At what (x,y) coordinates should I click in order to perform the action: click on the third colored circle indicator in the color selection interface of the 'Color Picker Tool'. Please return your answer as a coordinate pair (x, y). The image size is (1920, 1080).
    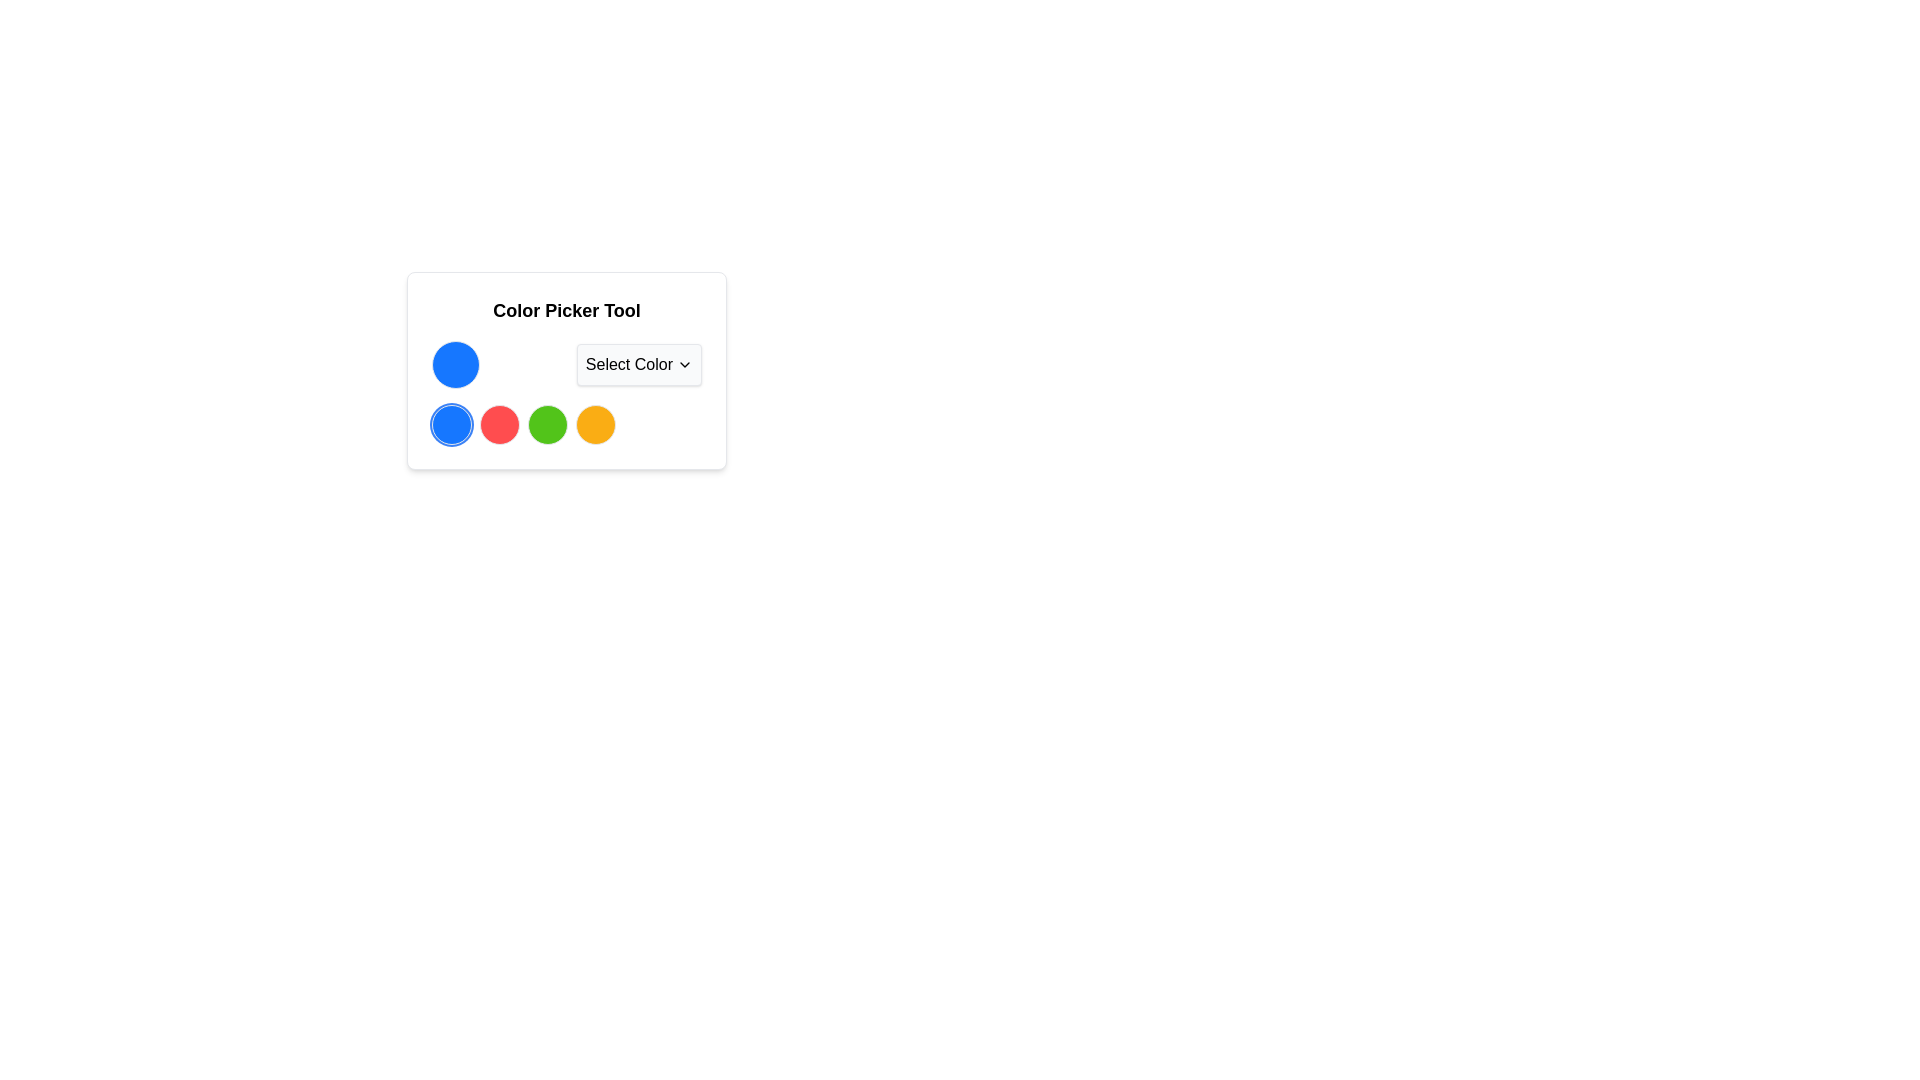
    Looking at the image, I should click on (547, 423).